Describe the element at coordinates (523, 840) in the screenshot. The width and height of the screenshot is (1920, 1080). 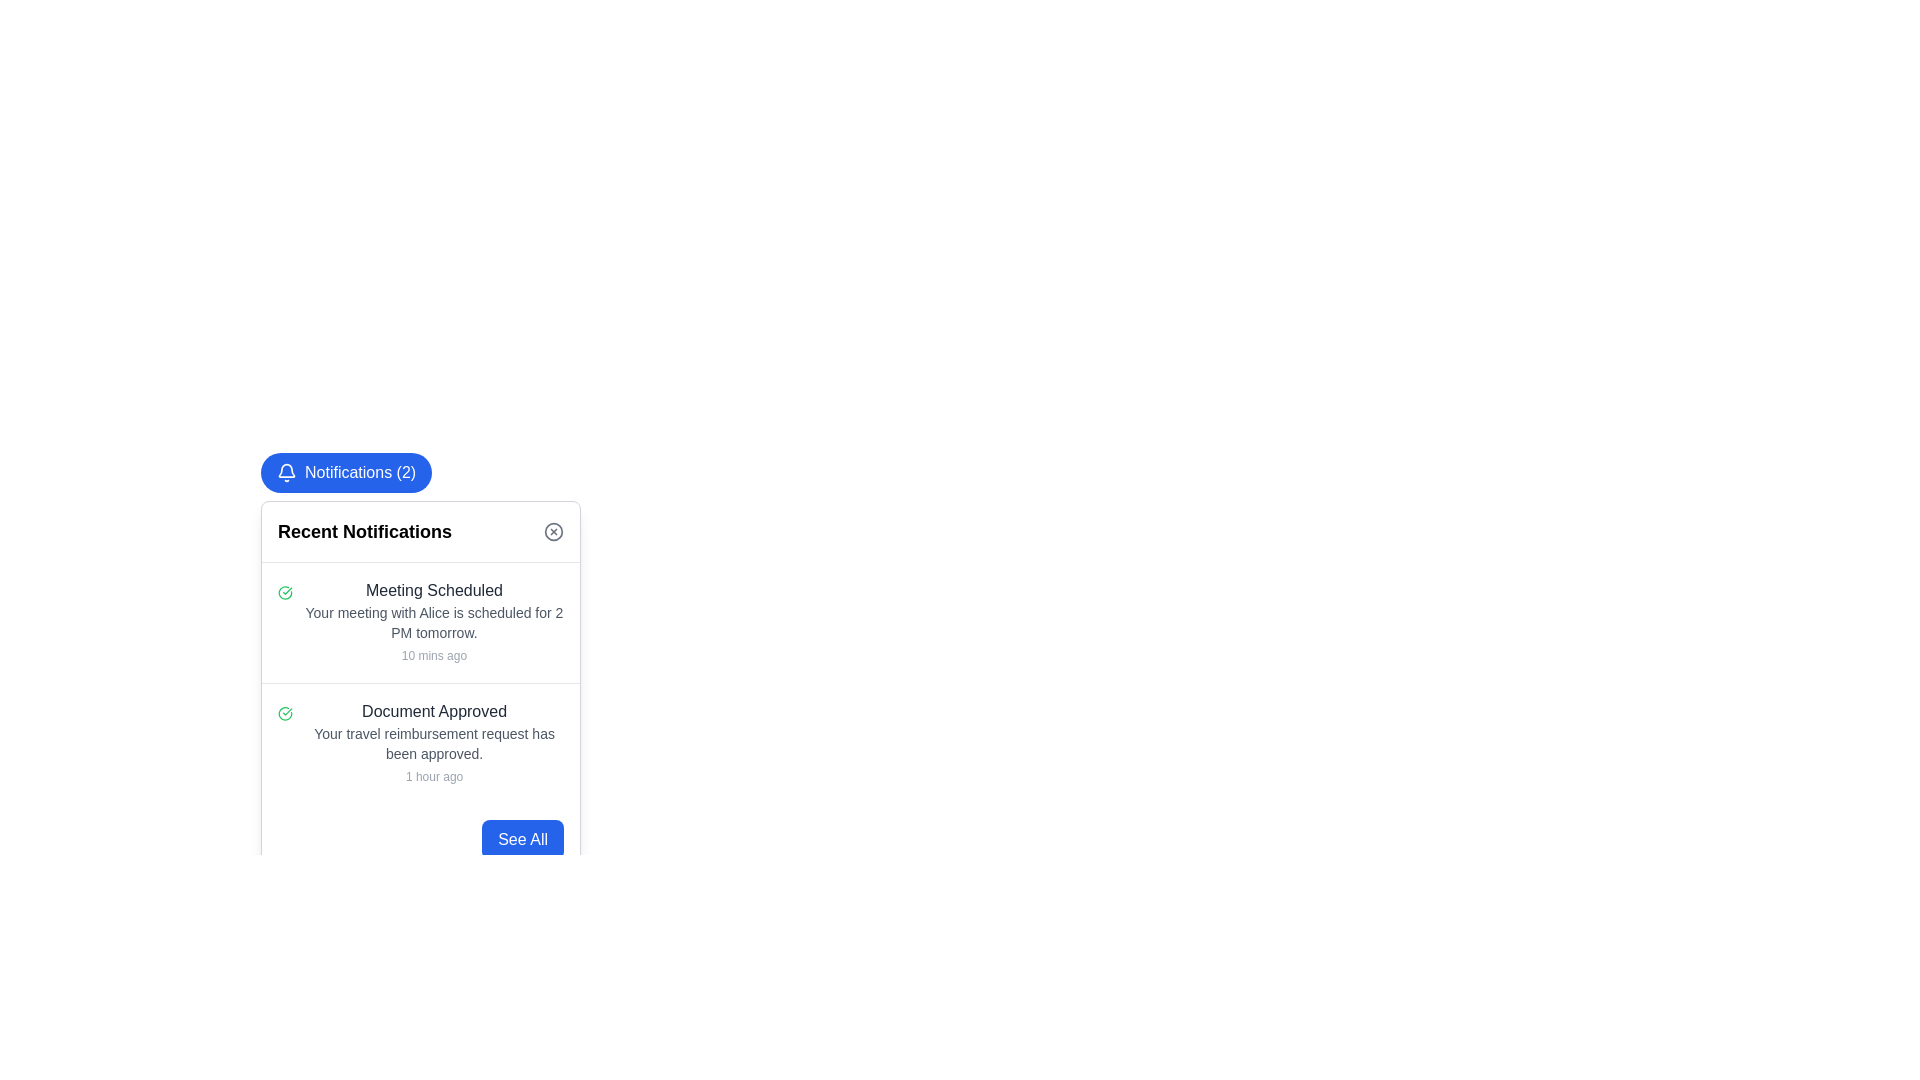
I see `the rectangular button with a blue background and bold white text reading 'See All' to observe the hover effect` at that location.